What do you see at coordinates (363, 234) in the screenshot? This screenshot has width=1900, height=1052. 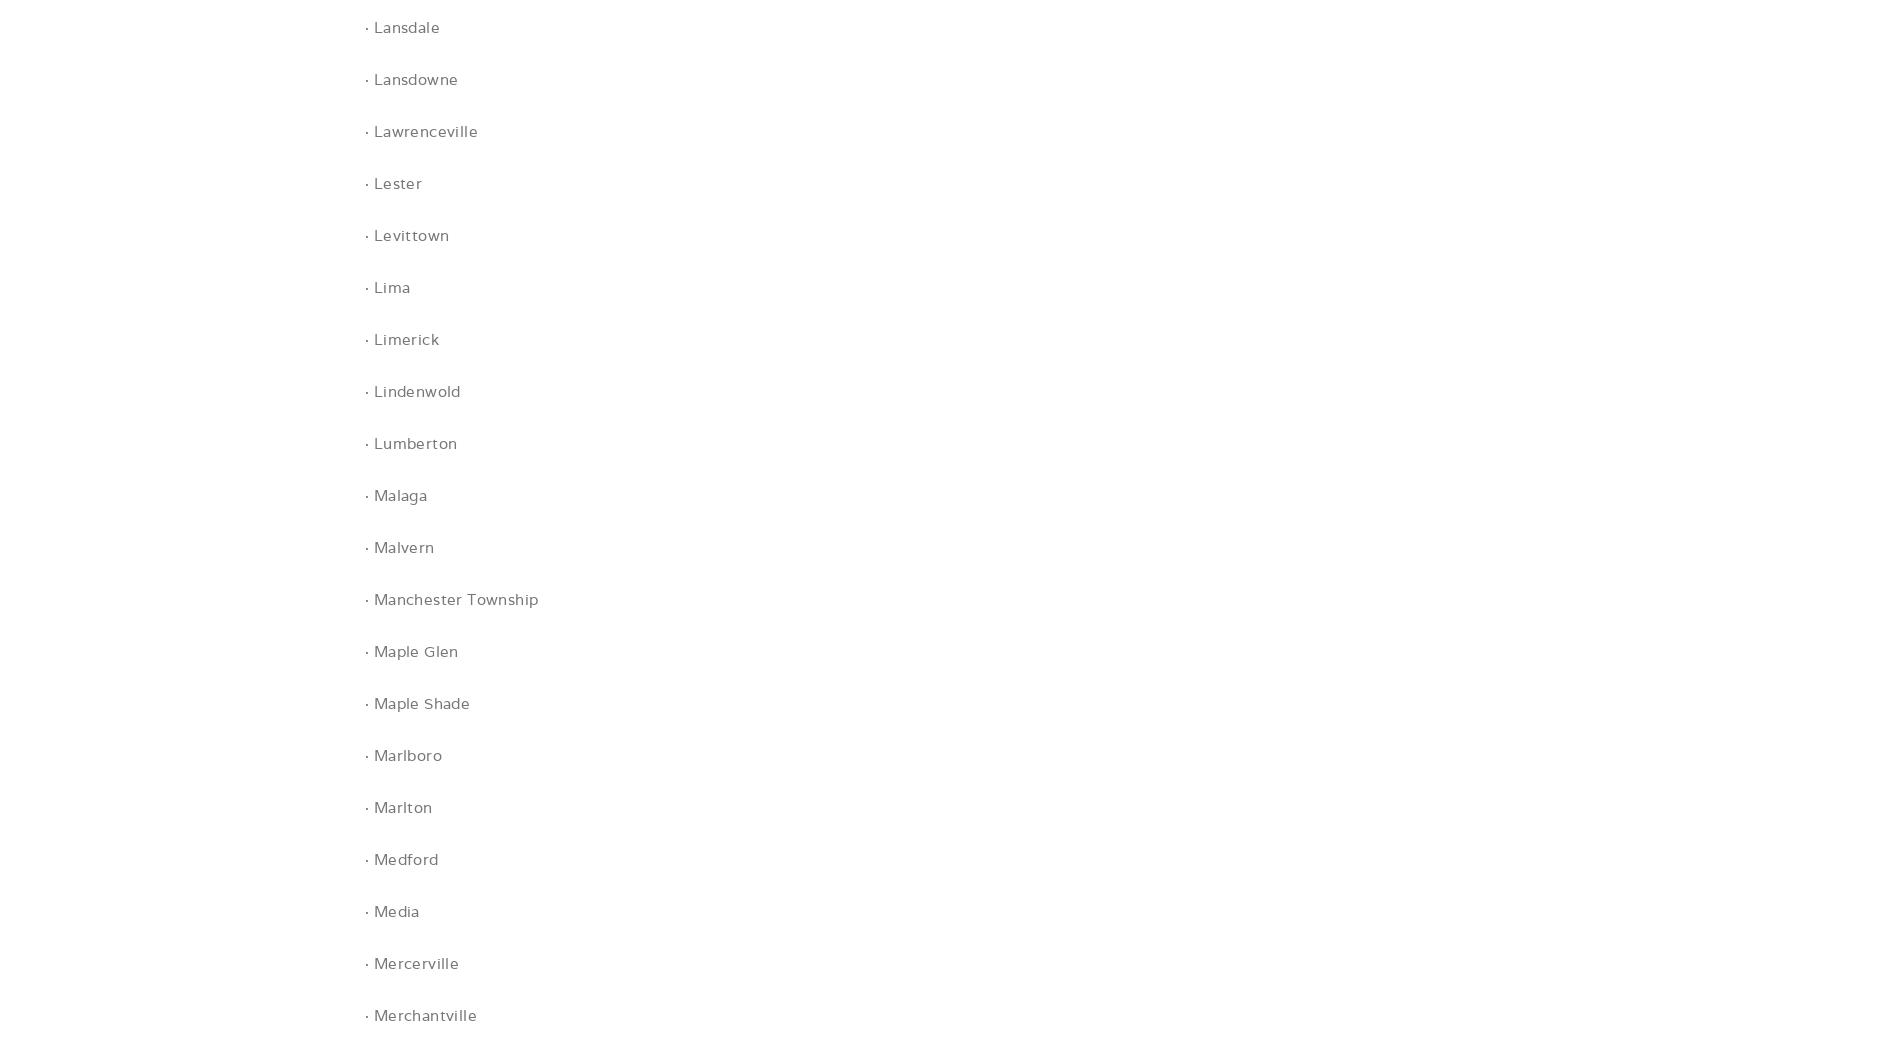 I see `'· Levittown'` at bounding box center [363, 234].